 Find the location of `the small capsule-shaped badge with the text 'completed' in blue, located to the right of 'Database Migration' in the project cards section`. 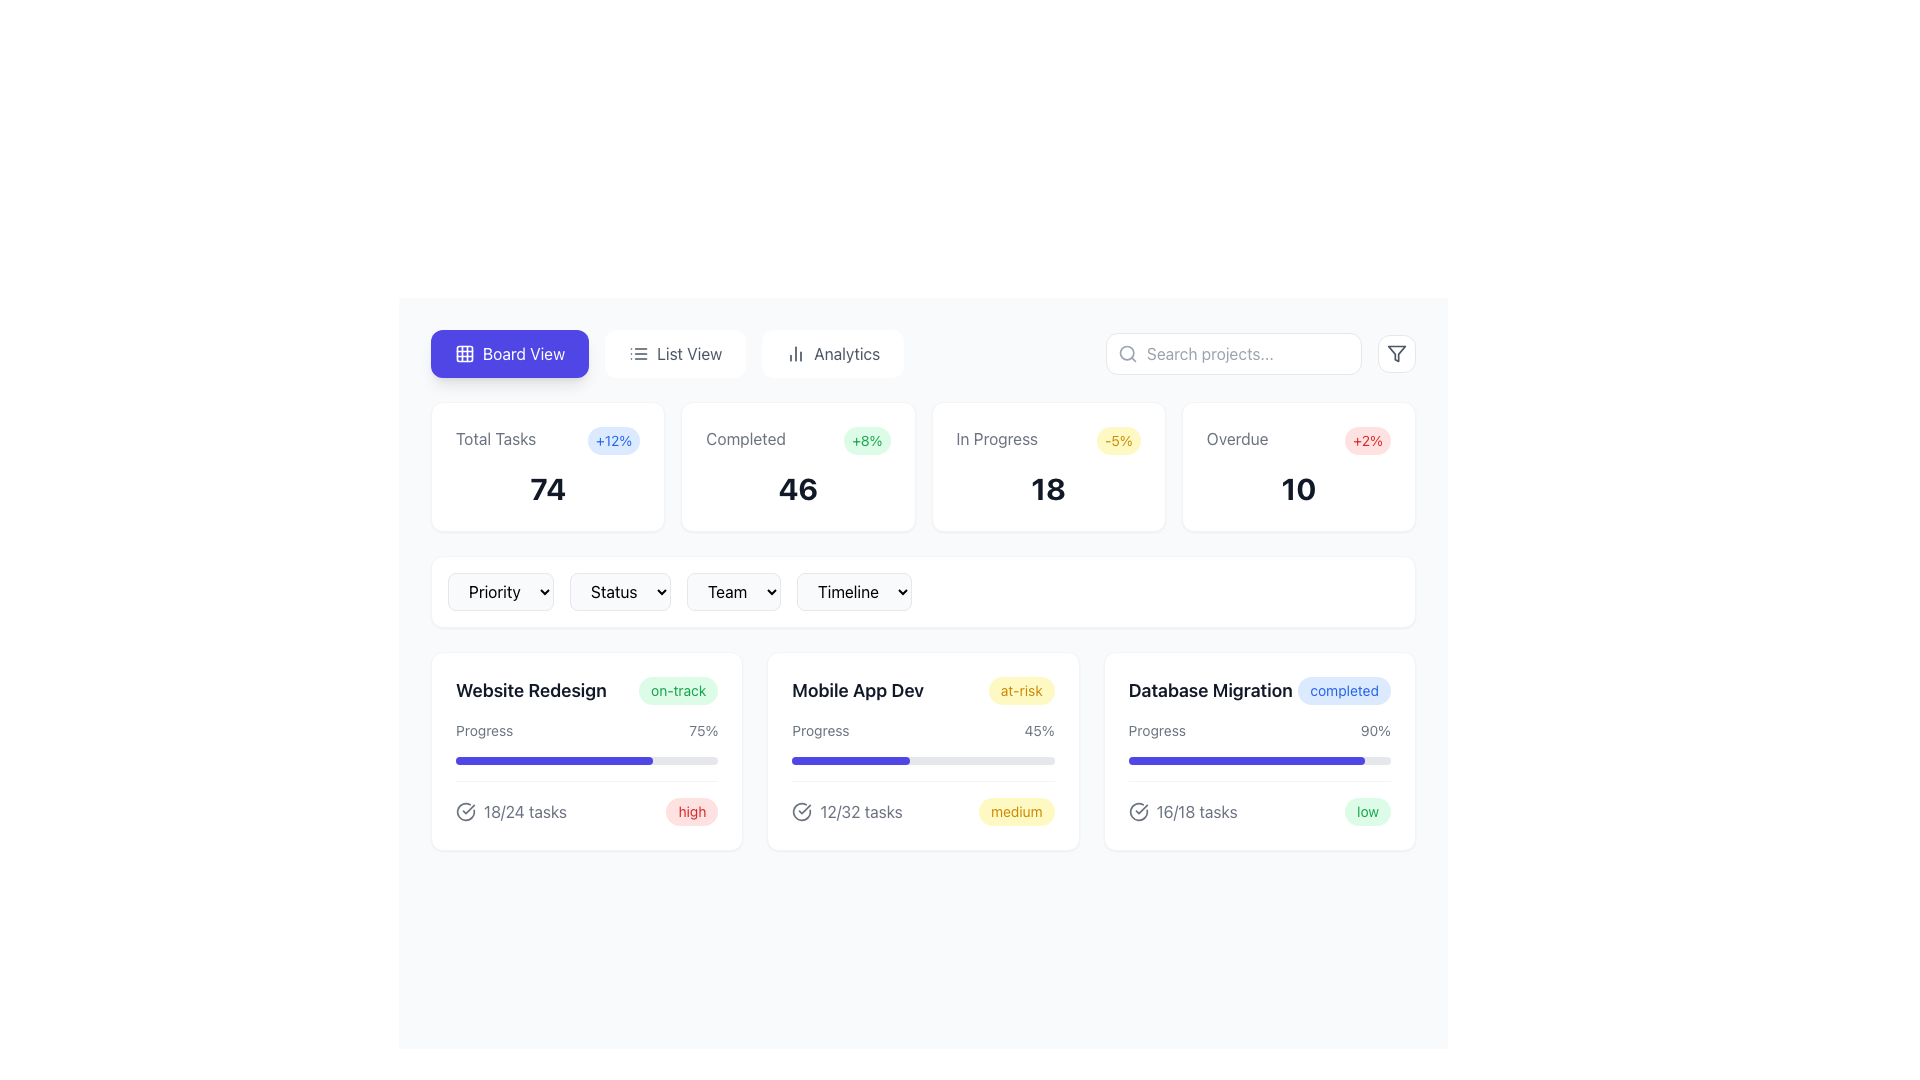

the small capsule-shaped badge with the text 'completed' in blue, located to the right of 'Database Migration' in the project cards section is located at coordinates (1344, 689).